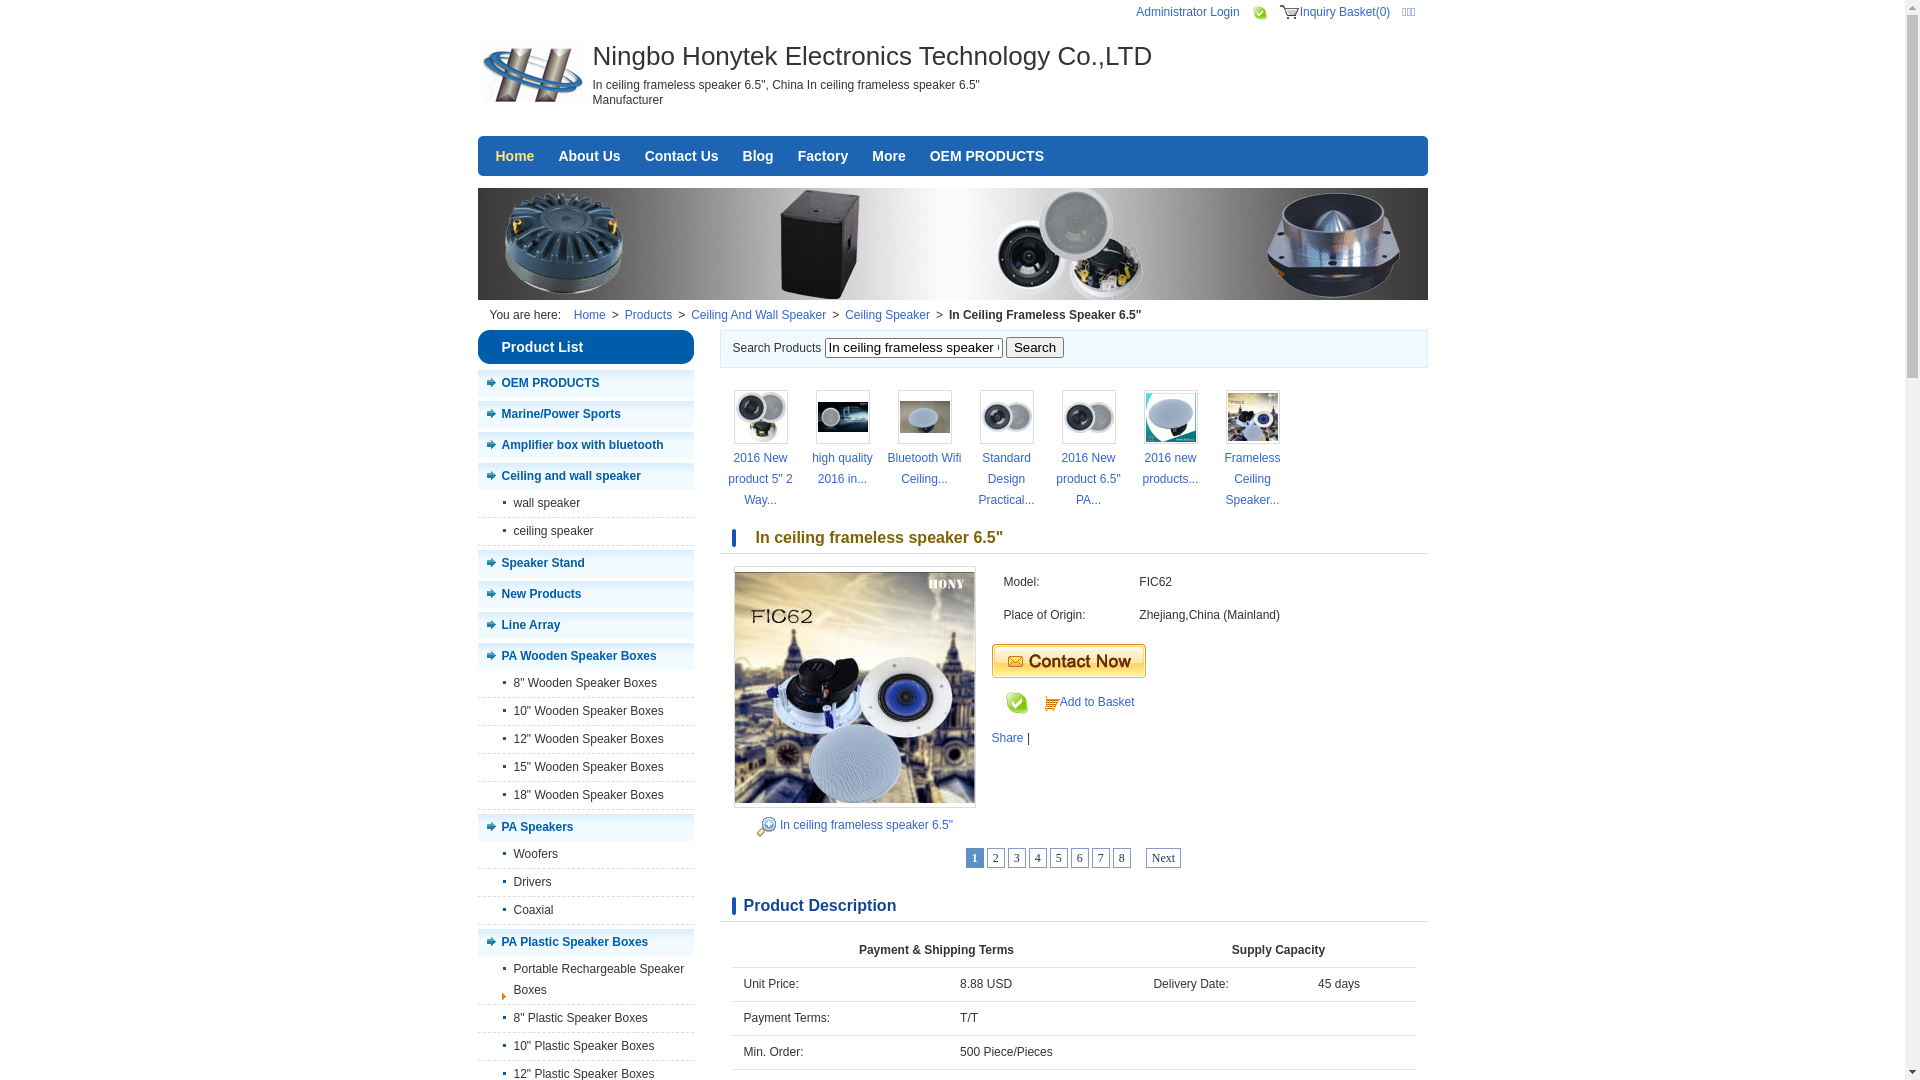 The width and height of the screenshot is (1920, 1080). What do you see at coordinates (1006, 478) in the screenshot?
I see `'Standard Design Practical...'` at bounding box center [1006, 478].